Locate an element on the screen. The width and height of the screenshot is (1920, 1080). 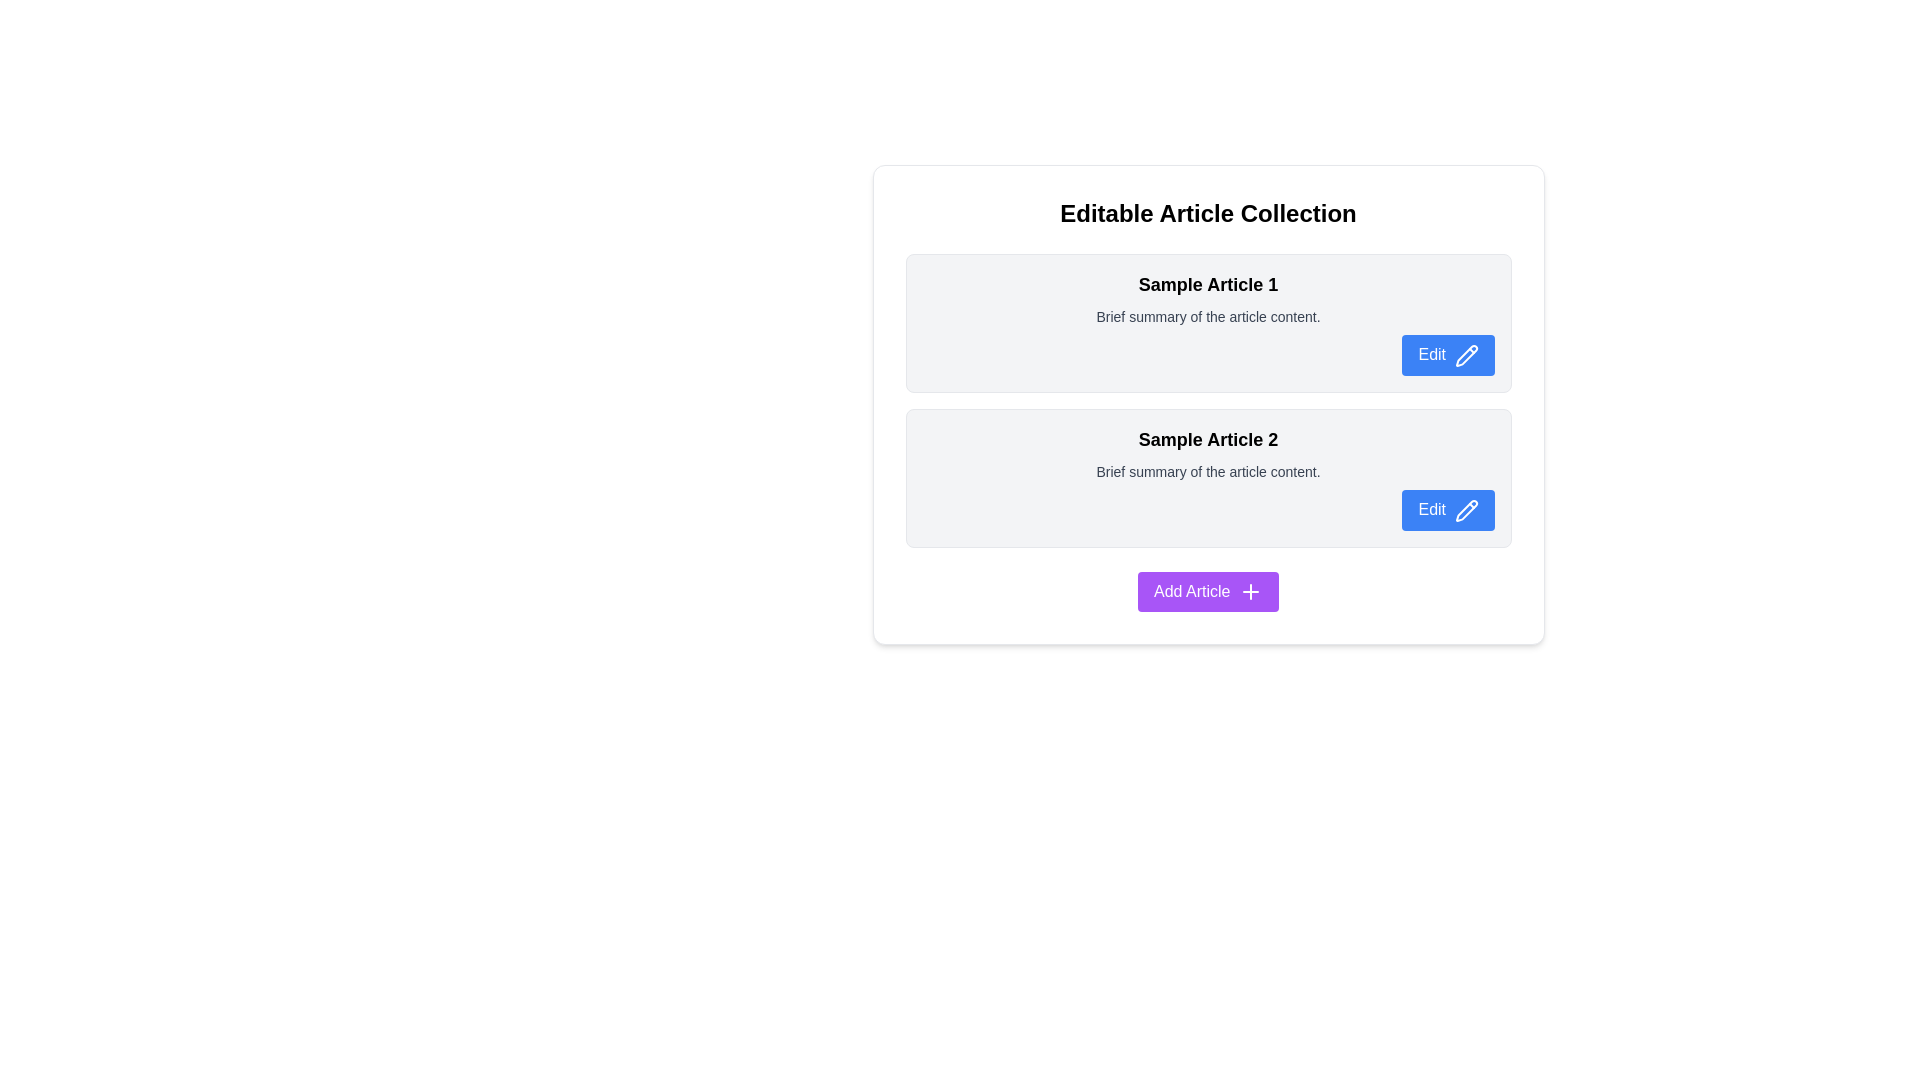
the button located at the bottom-right corner of the section for 'Sample Article 2' to observe the color change is located at coordinates (1448, 509).